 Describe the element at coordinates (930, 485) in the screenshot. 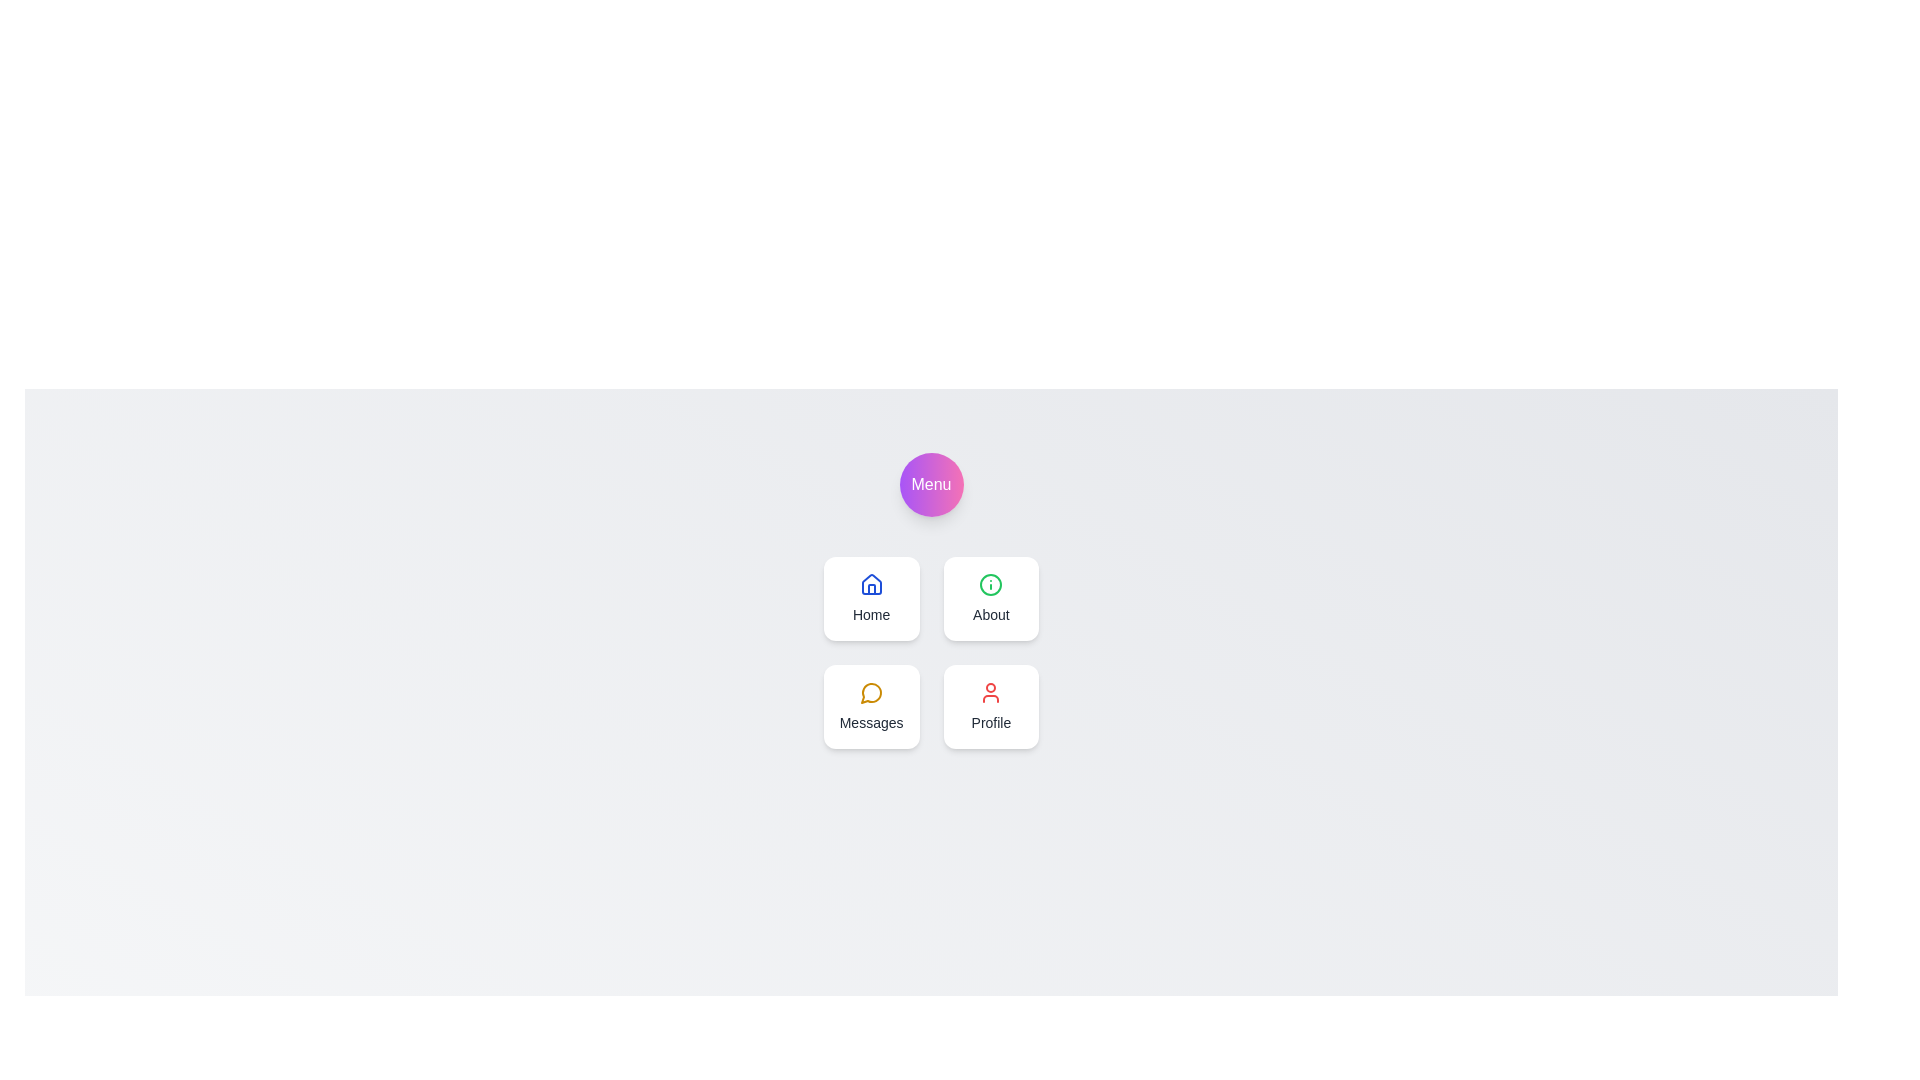

I see `the 'Menu' button to toggle the menu visibility` at that location.